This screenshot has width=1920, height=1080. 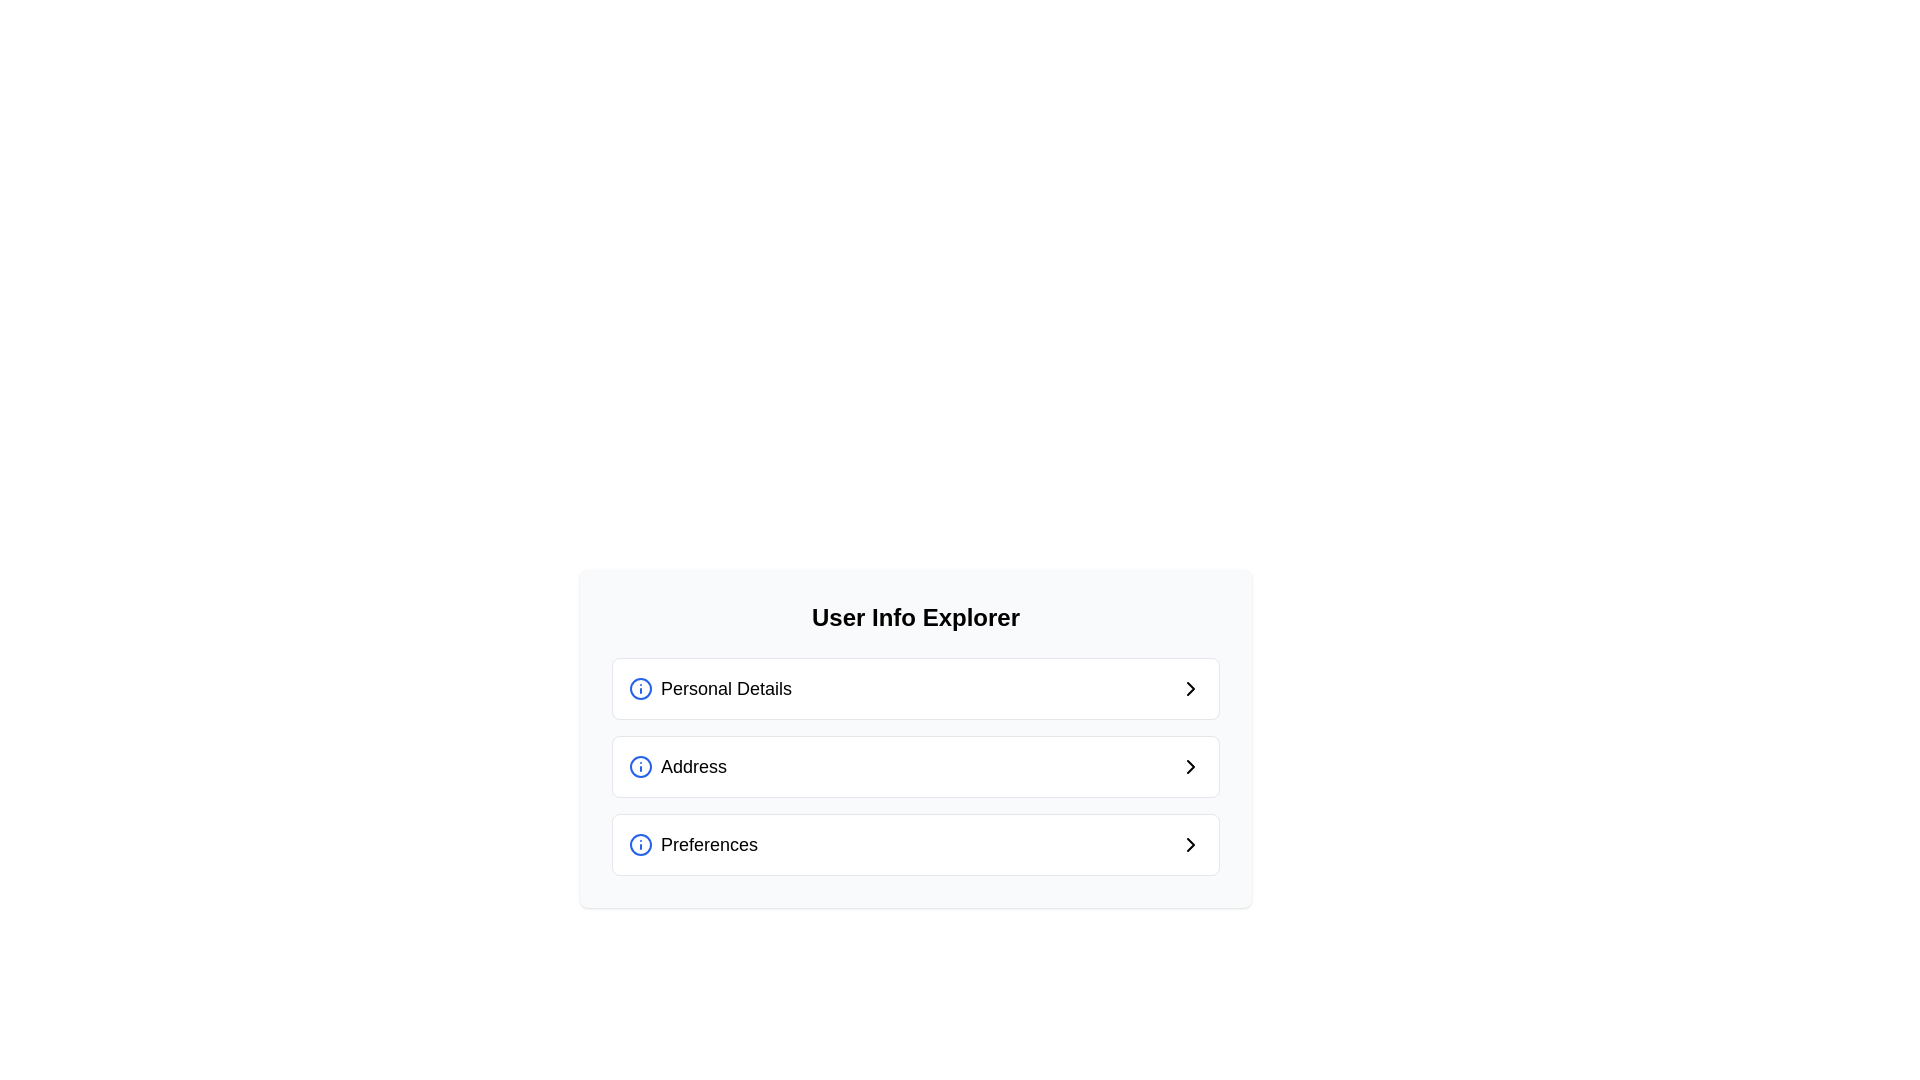 I want to click on the icon located on the rightmost side of the row labeled 'Address', which is the second item in a vertically aligned list, so click(x=1190, y=766).